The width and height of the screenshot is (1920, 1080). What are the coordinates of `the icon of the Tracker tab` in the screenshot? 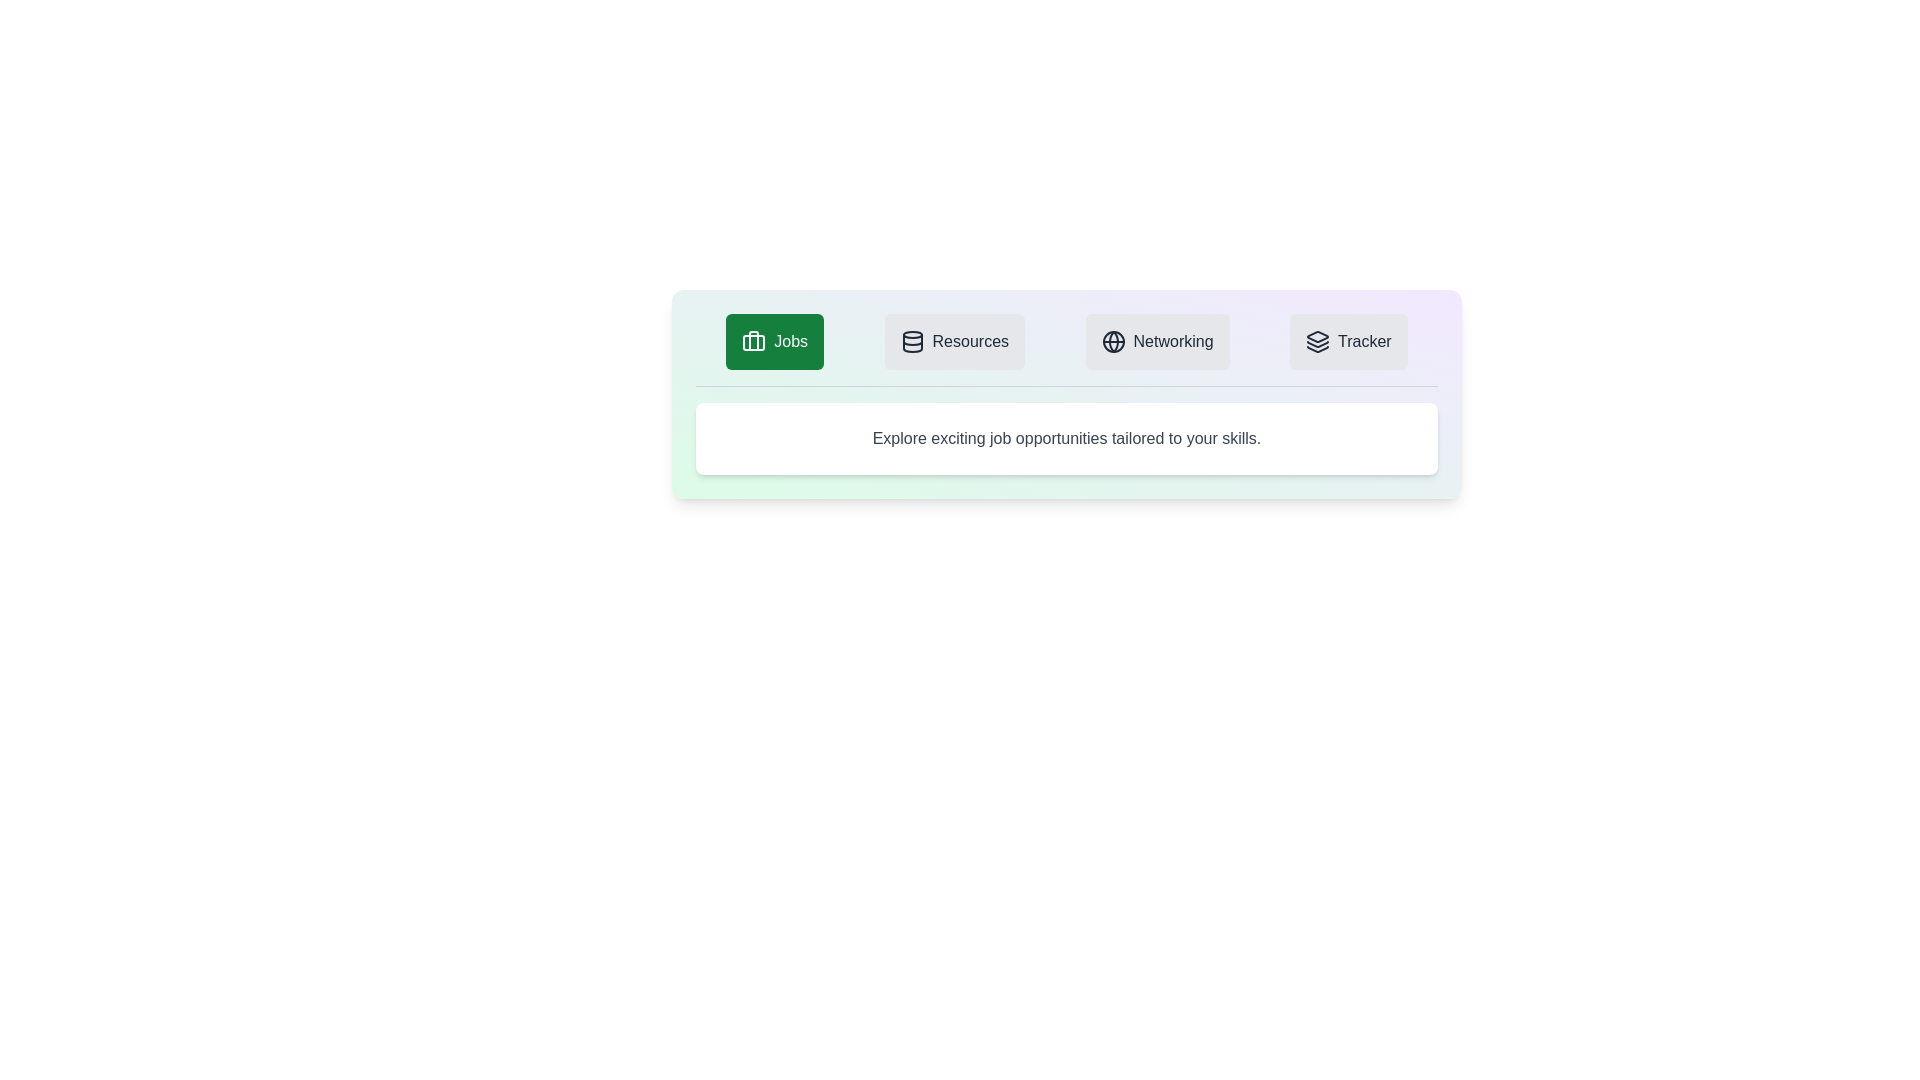 It's located at (1318, 341).